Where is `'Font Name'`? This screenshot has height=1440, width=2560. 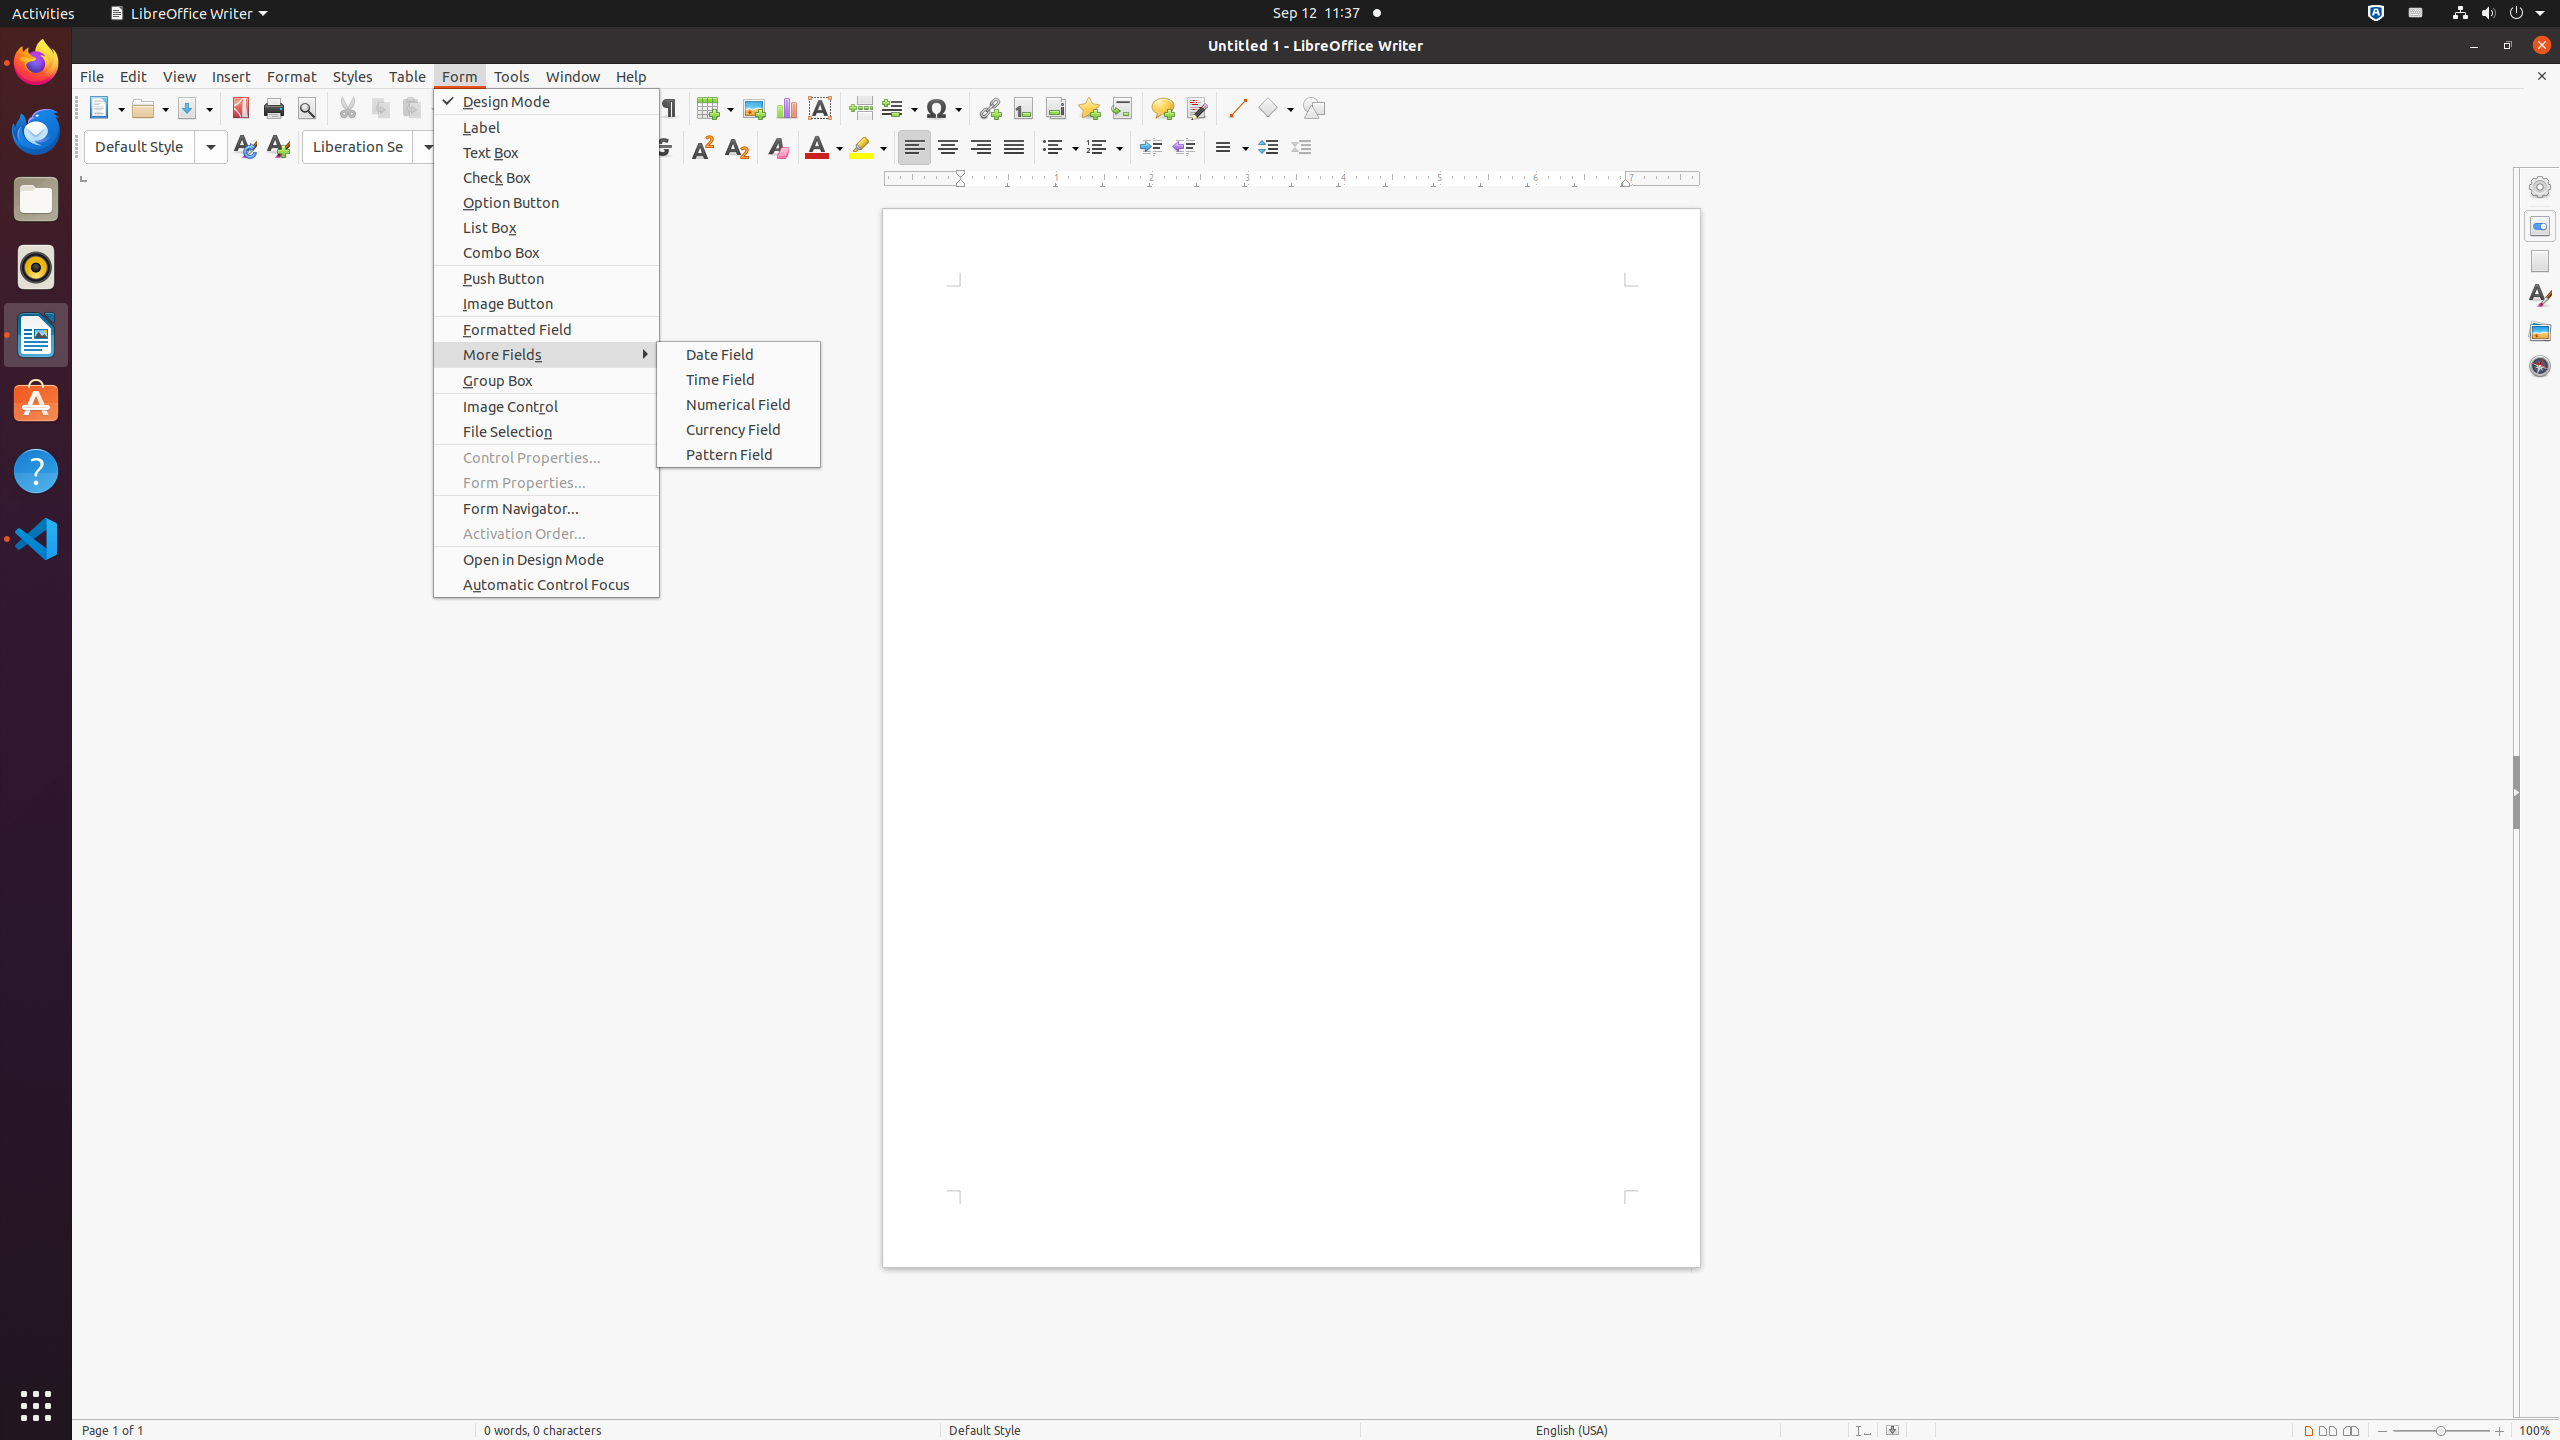 'Font Name' is located at coordinates (374, 146).